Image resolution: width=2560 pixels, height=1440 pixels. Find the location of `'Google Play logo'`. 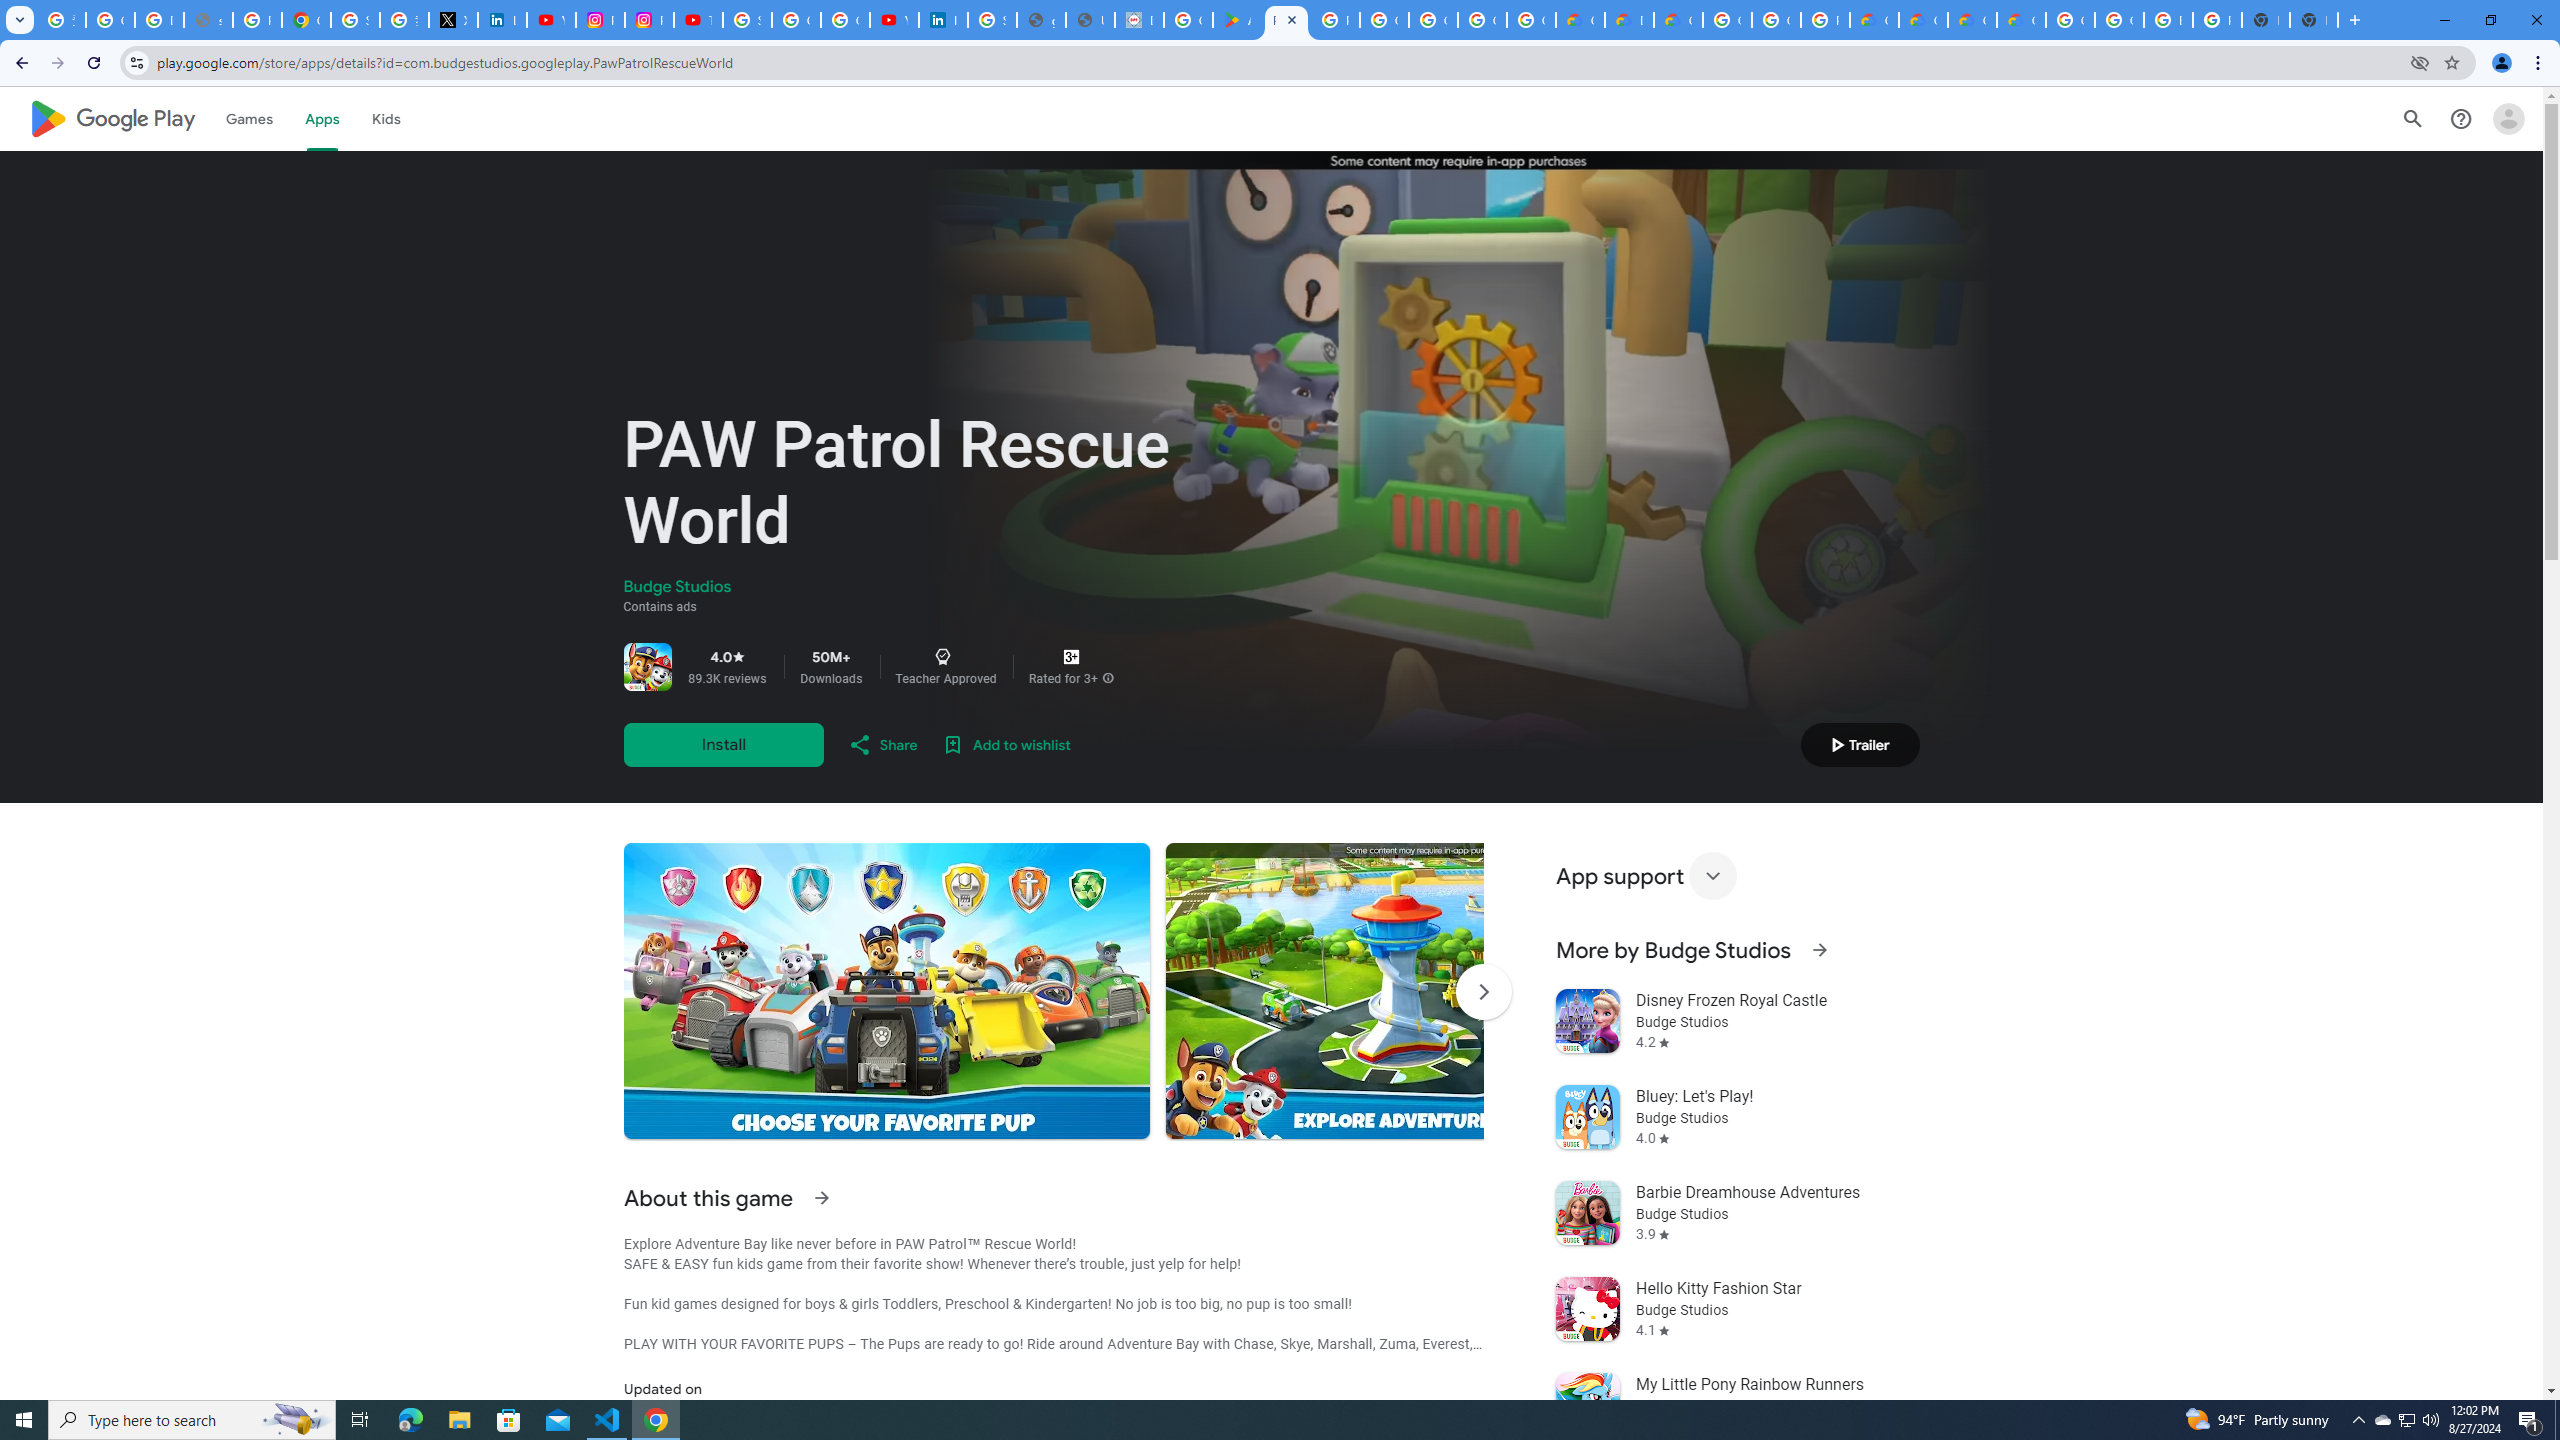

'Google Play logo' is located at coordinates (111, 118).